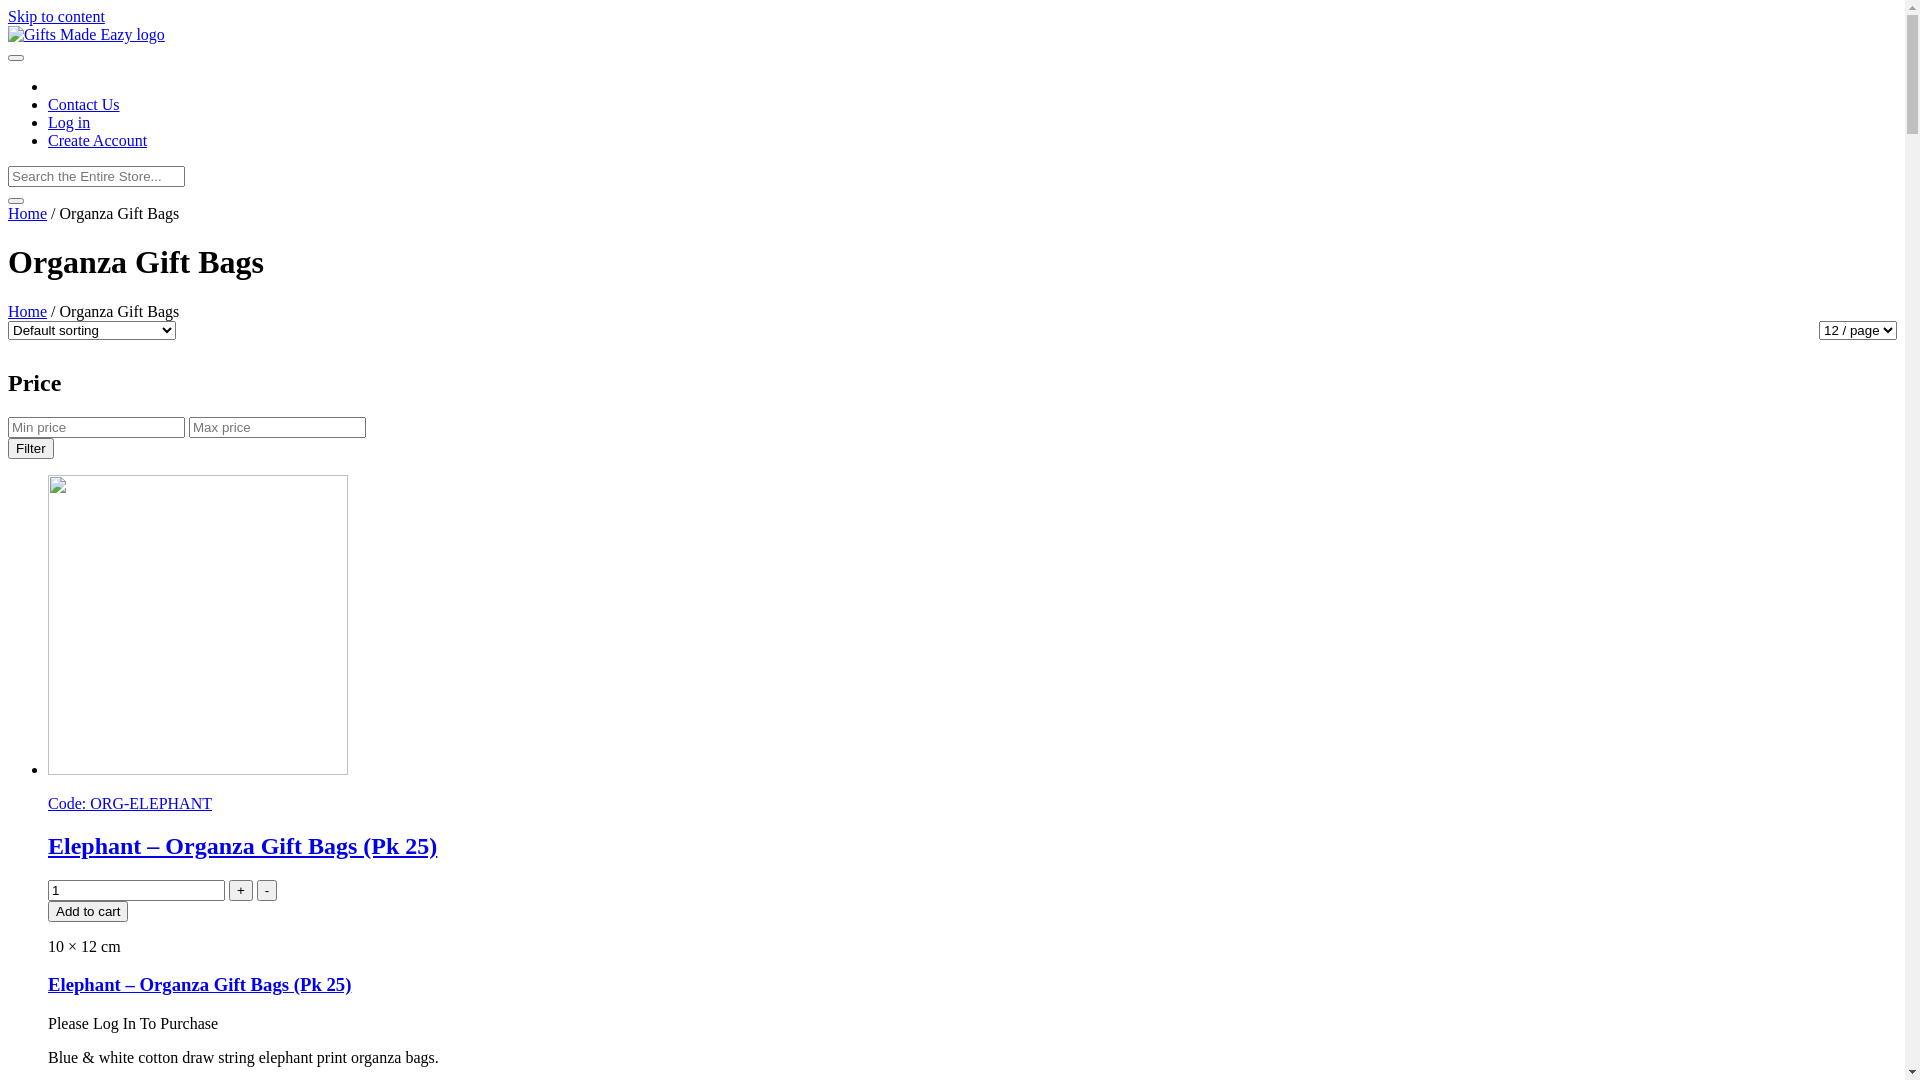  What do you see at coordinates (86, 910) in the screenshot?
I see `'Add to cart'` at bounding box center [86, 910].